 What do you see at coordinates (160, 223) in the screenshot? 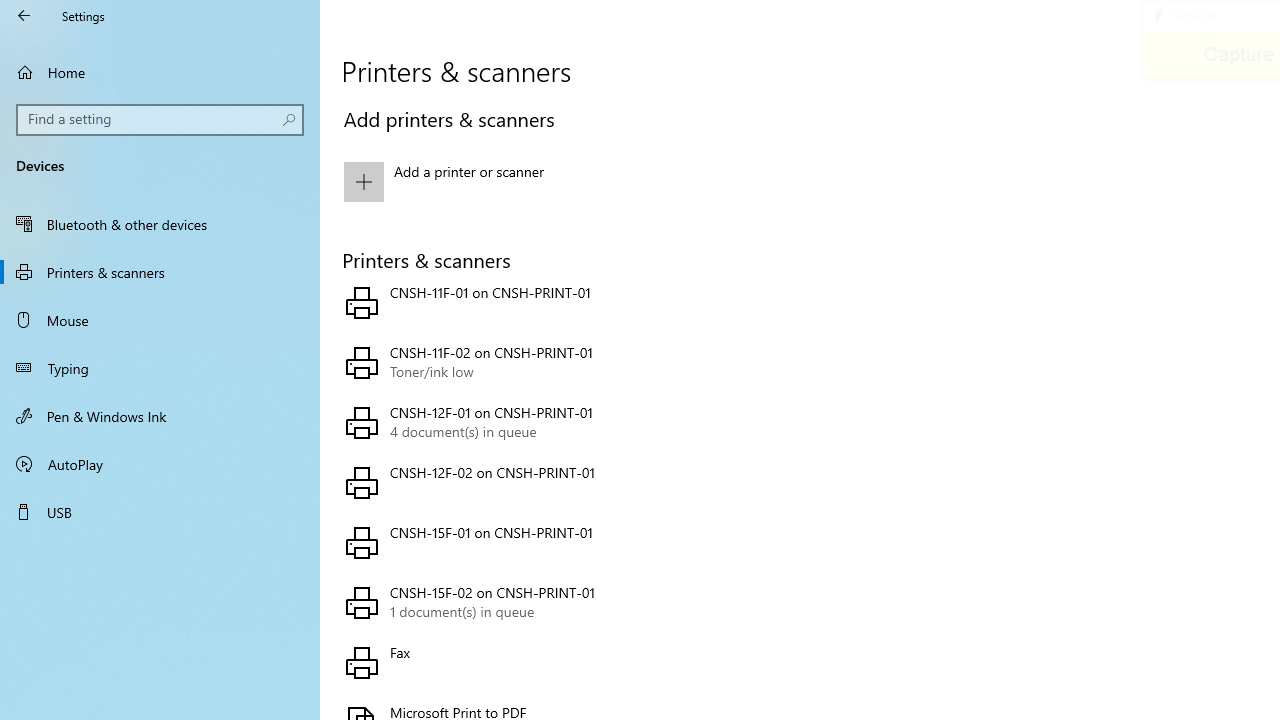
I see `'Bluetooth & other devices'` at bounding box center [160, 223].